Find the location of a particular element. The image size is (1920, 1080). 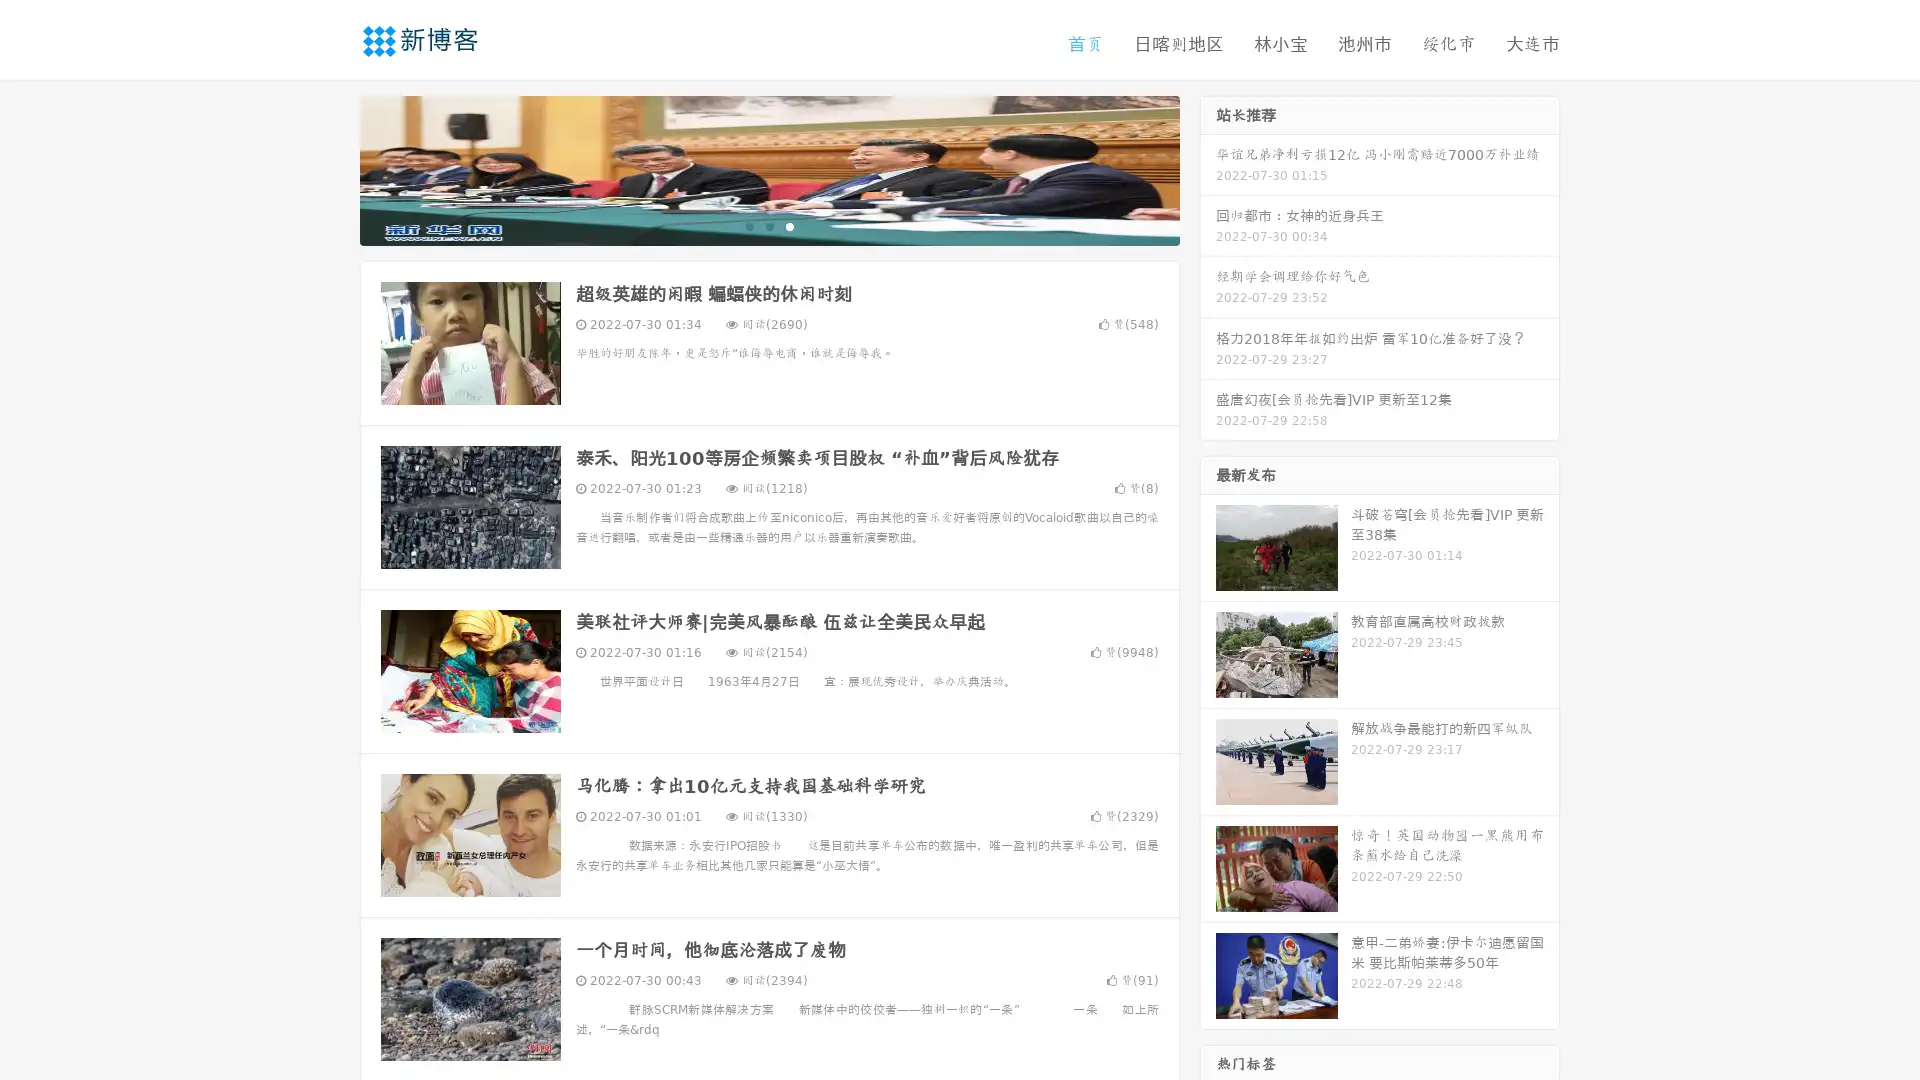

Go to slide 2 is located at coordinates (768, 225).